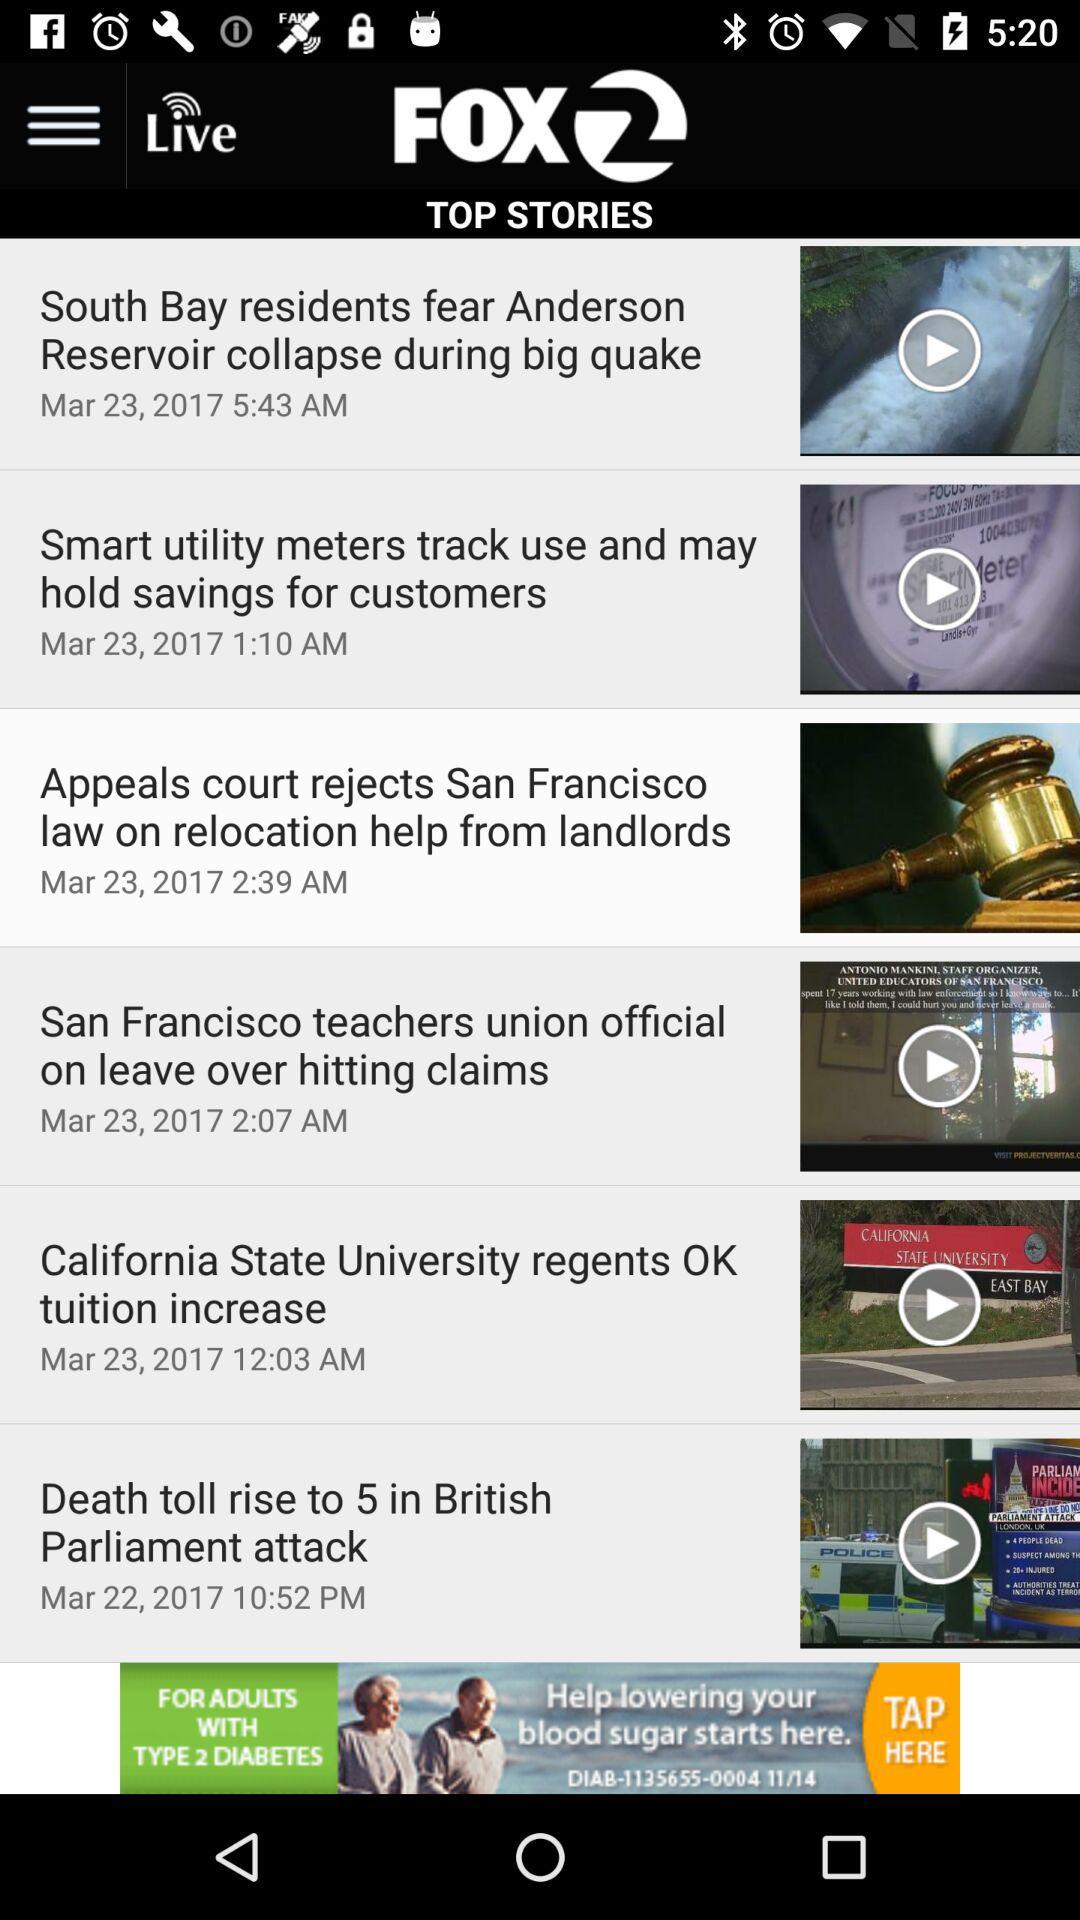 This screenshot has width=1080, height=1920. I want to click on the menu icon, so click(61, 124).